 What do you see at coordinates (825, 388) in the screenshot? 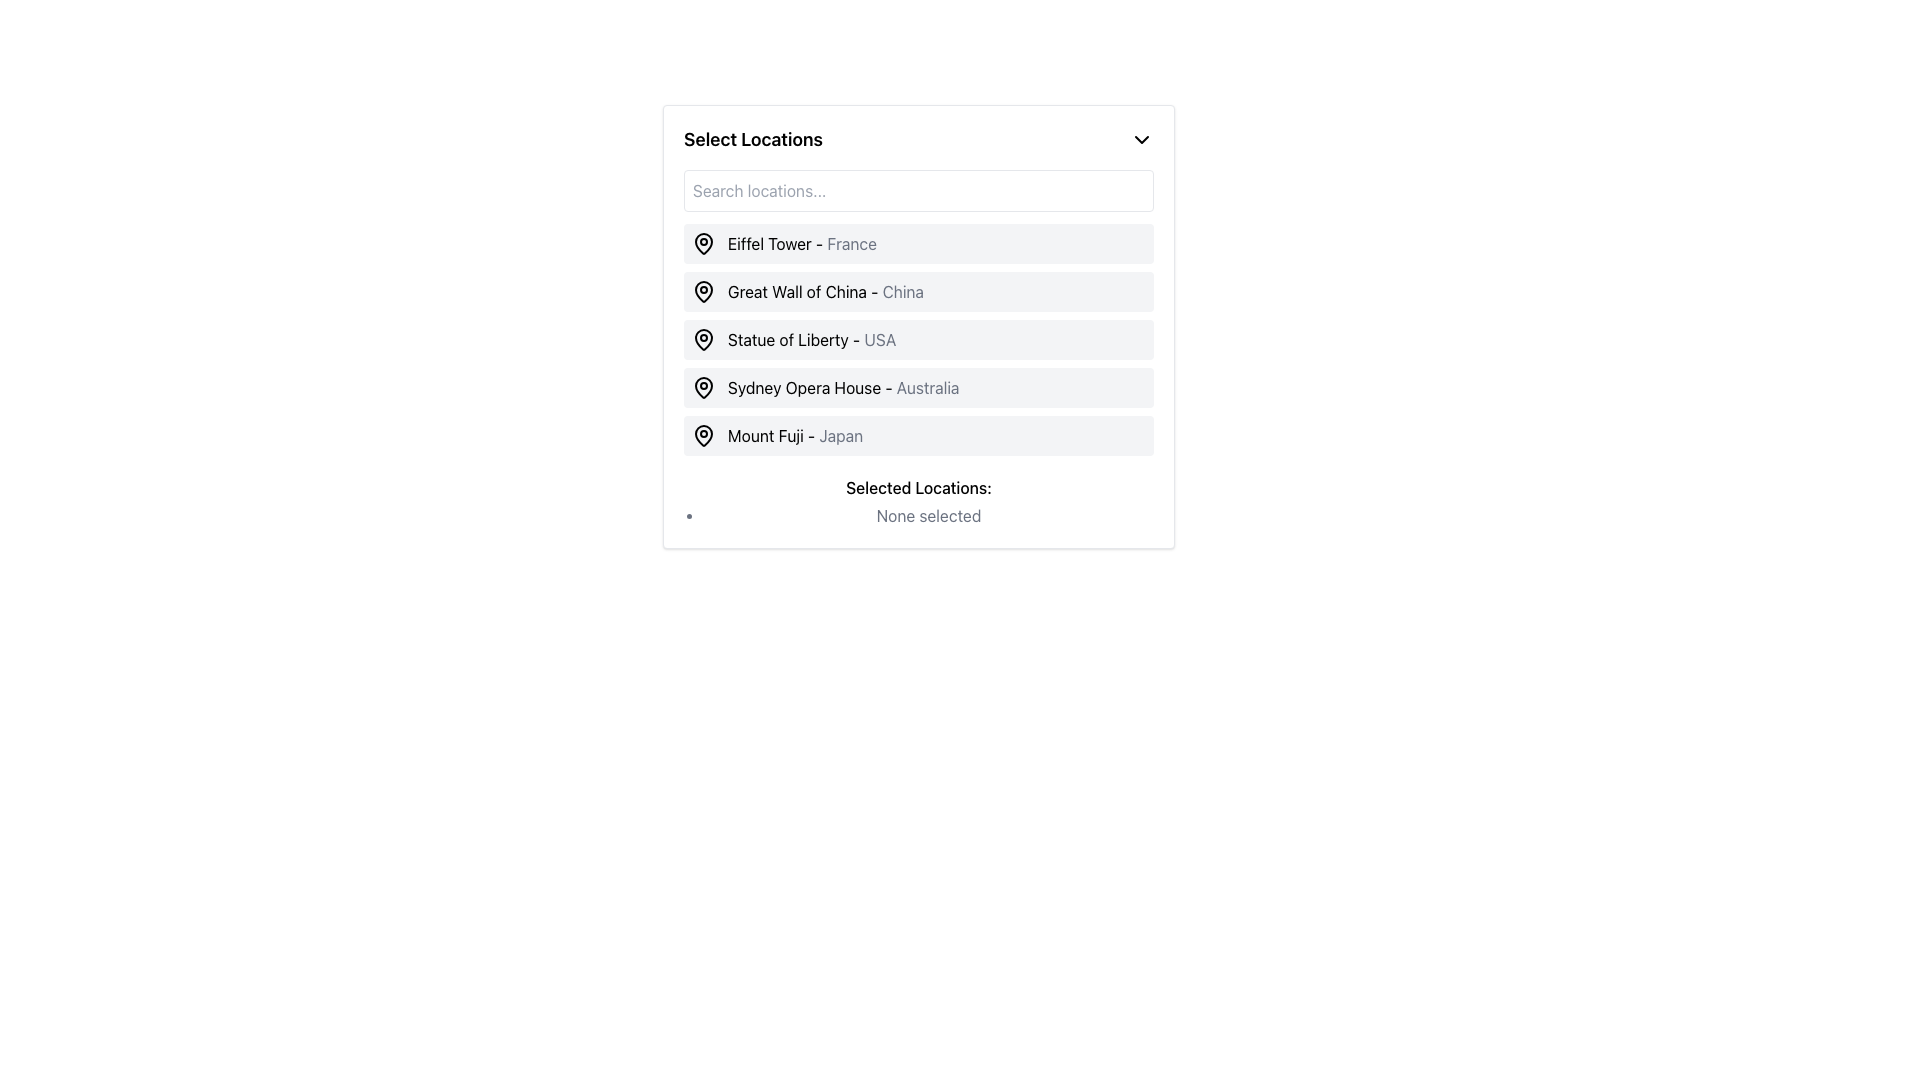
I see `the list item labeled 'Sydney Opera House - Australia'` at bounding box center [825, 388].